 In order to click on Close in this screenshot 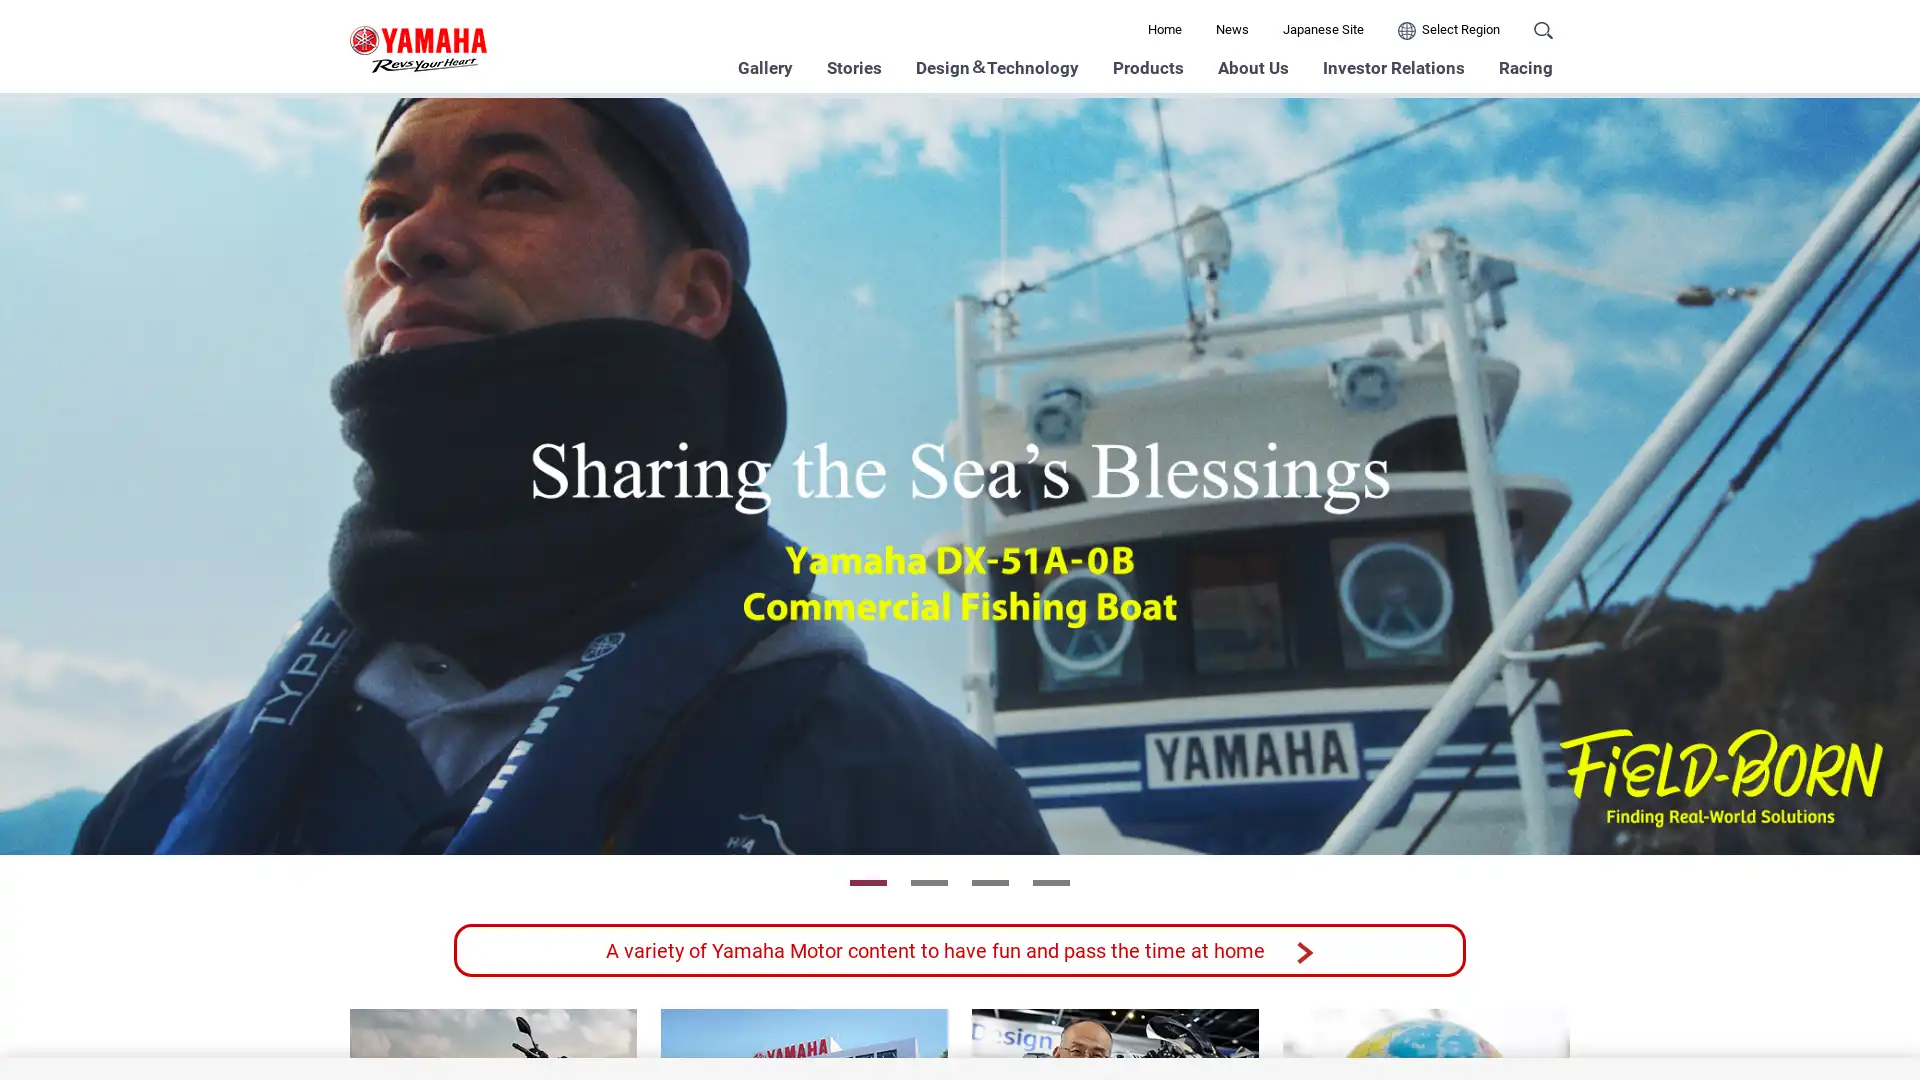, I will do `click(1886, 1017)`.